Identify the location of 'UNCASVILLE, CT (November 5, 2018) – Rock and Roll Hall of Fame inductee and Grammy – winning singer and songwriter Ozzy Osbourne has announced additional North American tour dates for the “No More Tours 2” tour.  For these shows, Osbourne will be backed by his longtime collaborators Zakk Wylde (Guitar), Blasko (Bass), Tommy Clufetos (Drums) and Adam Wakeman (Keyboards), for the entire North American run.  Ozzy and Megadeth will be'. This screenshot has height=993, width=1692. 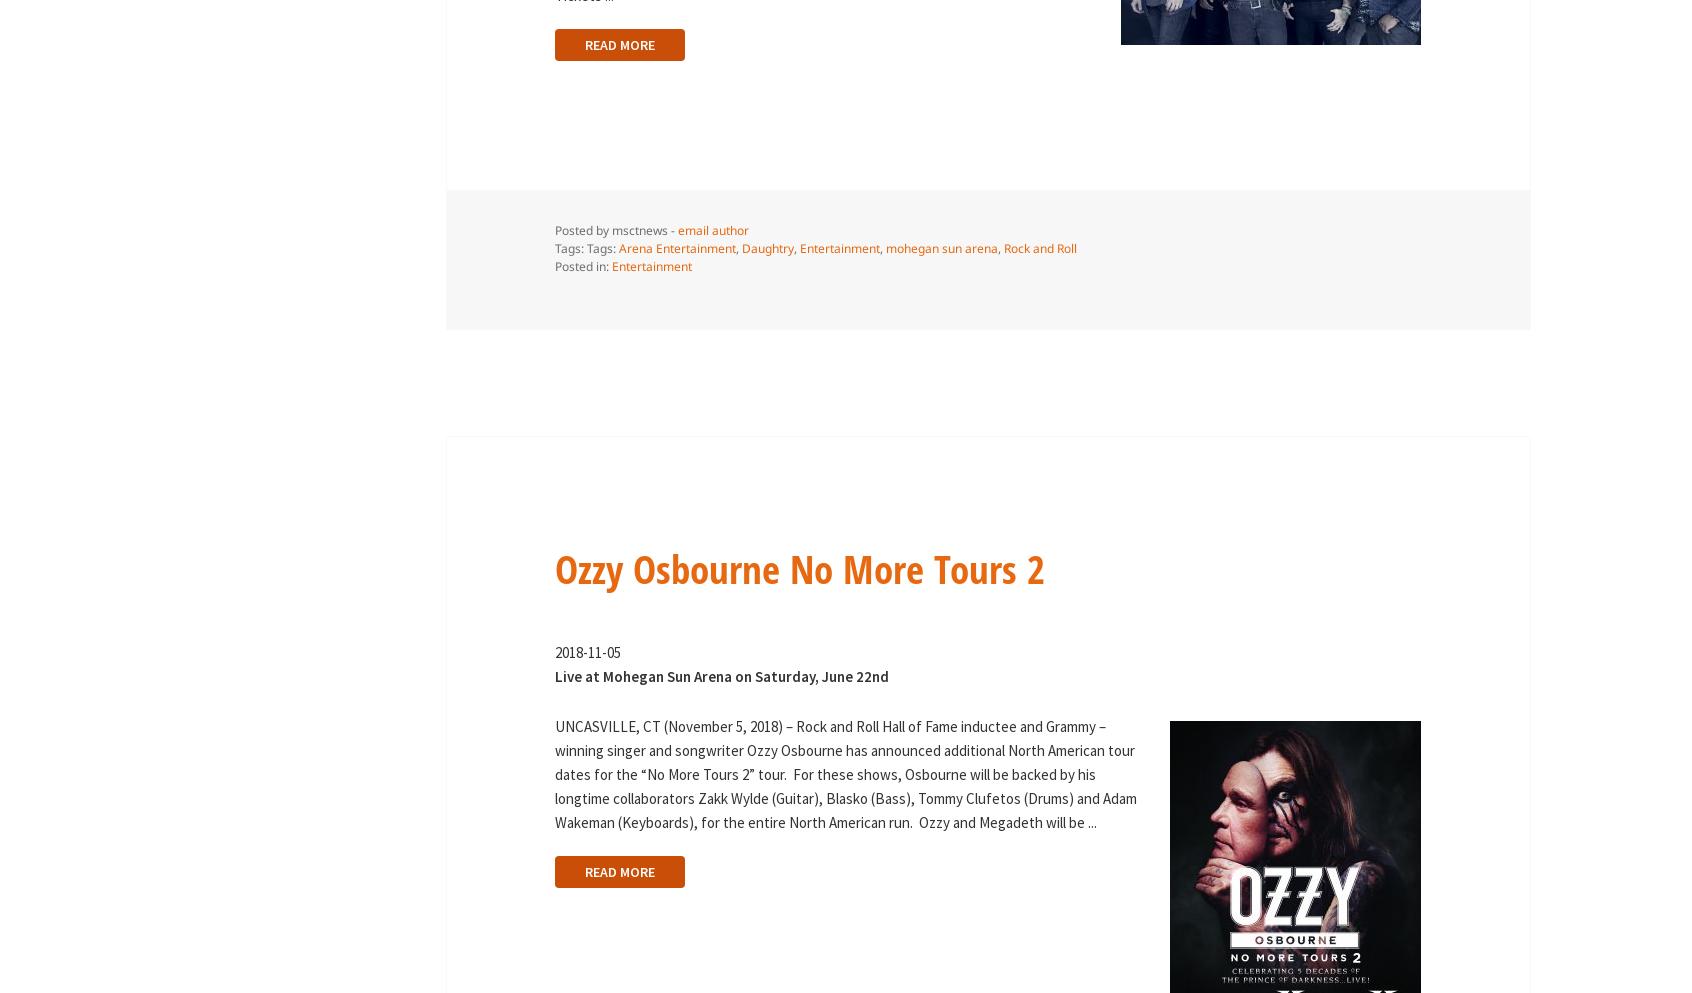
(844, 772).